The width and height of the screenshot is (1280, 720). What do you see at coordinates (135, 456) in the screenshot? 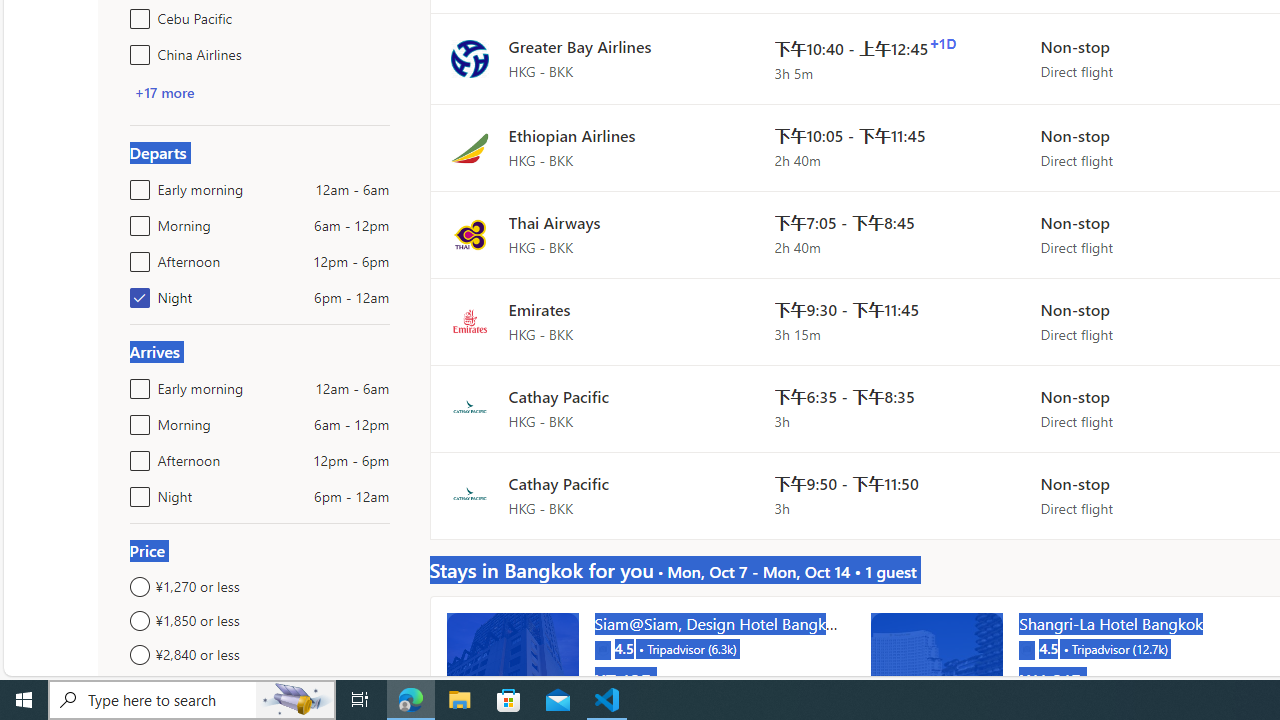
I see `'Afternoon12pm - 6pm'` at bounding box center [135, 456].